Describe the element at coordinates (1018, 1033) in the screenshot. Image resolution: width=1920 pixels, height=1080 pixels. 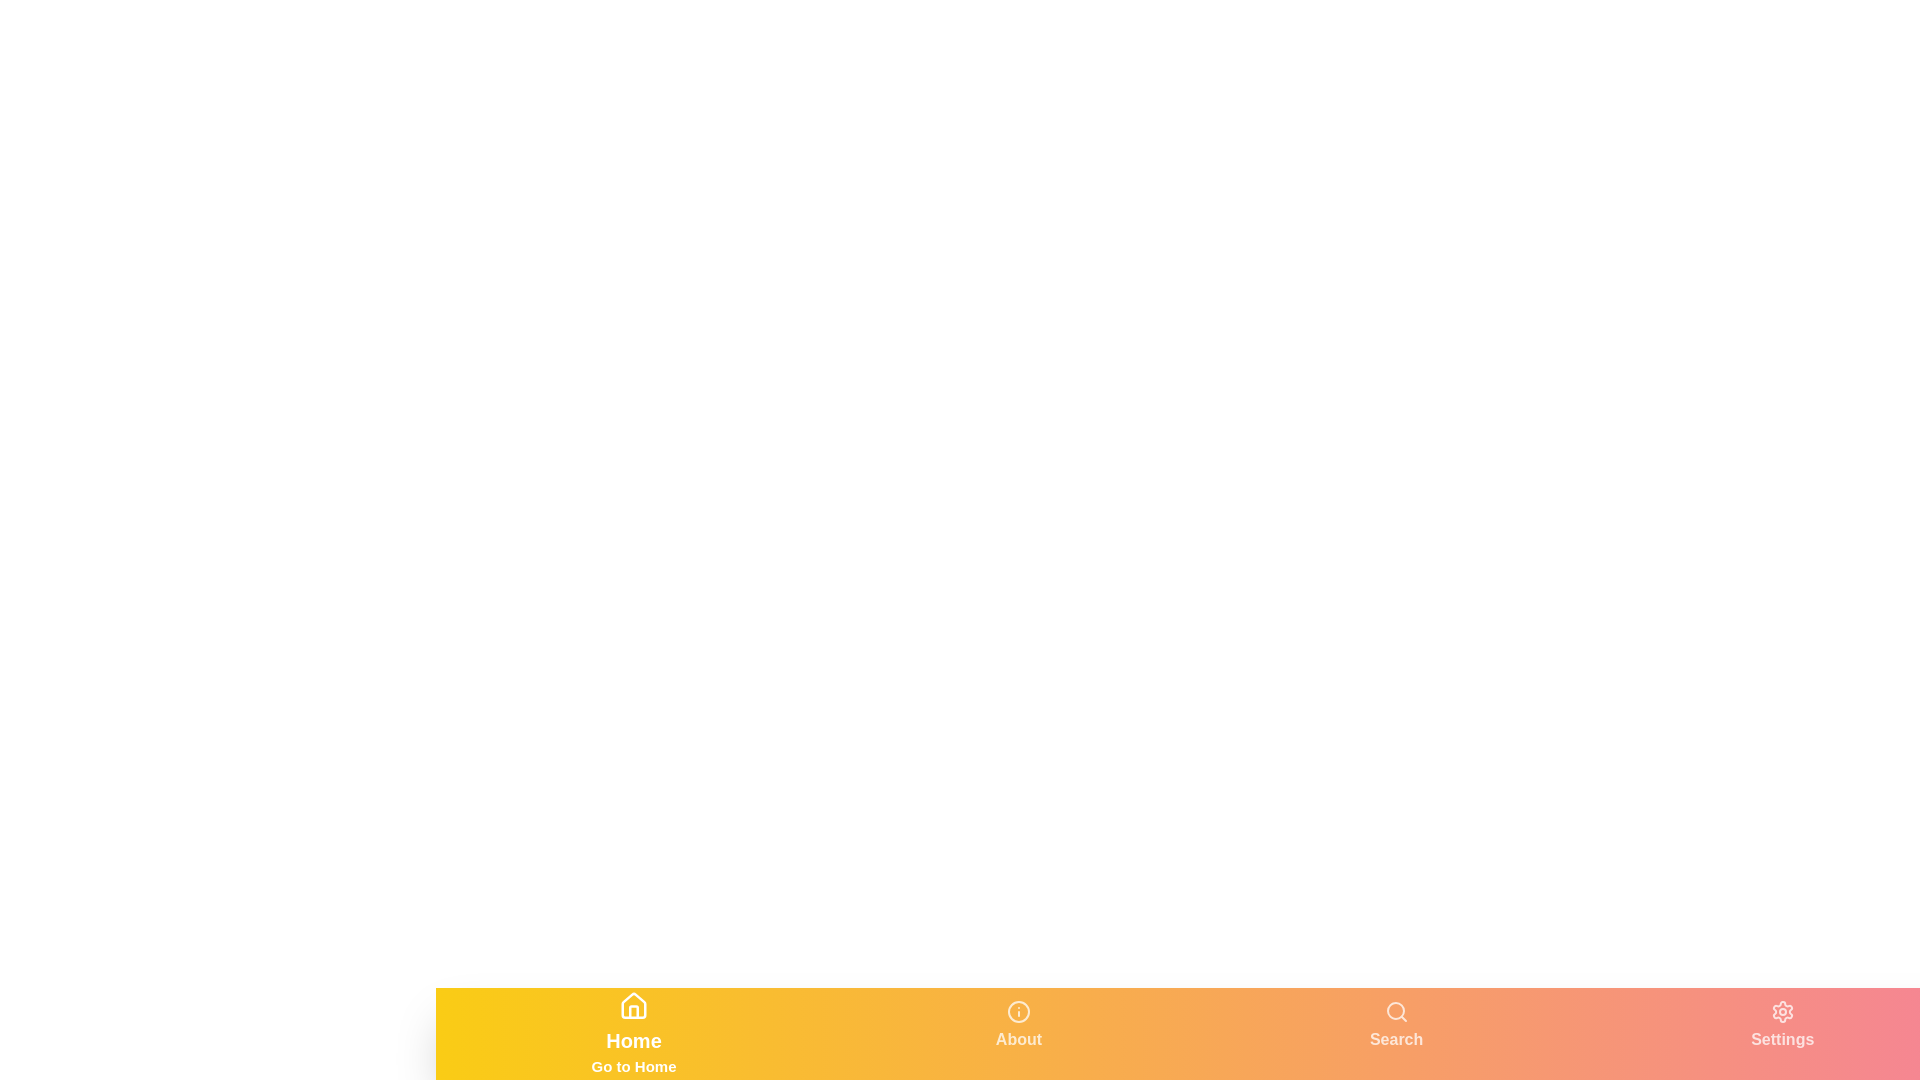
I see `the tab labeled About to switch to that tab` at that location.